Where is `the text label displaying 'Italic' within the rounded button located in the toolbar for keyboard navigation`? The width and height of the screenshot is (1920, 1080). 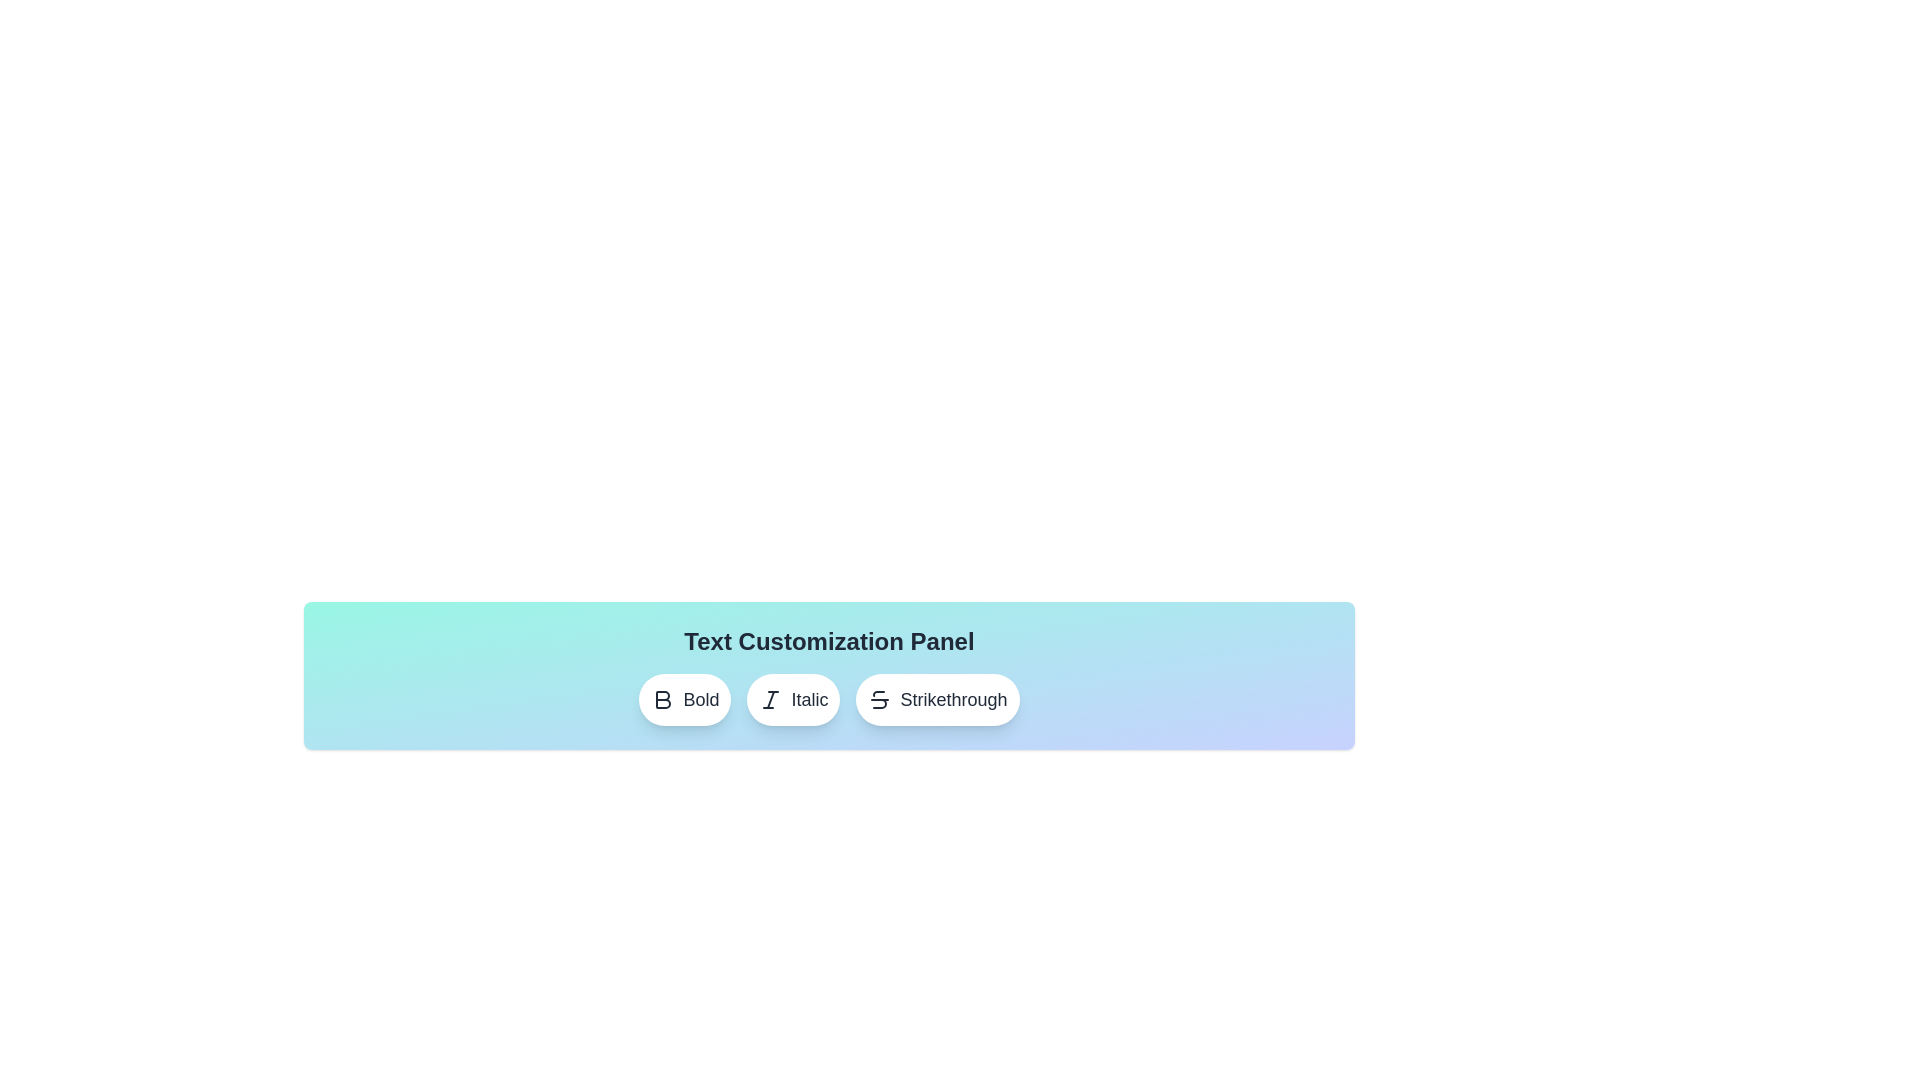 the text label displaying 'Italic' within the rounded button located in the toolbar for keyboard navigation is located at coordinates (810, 698).